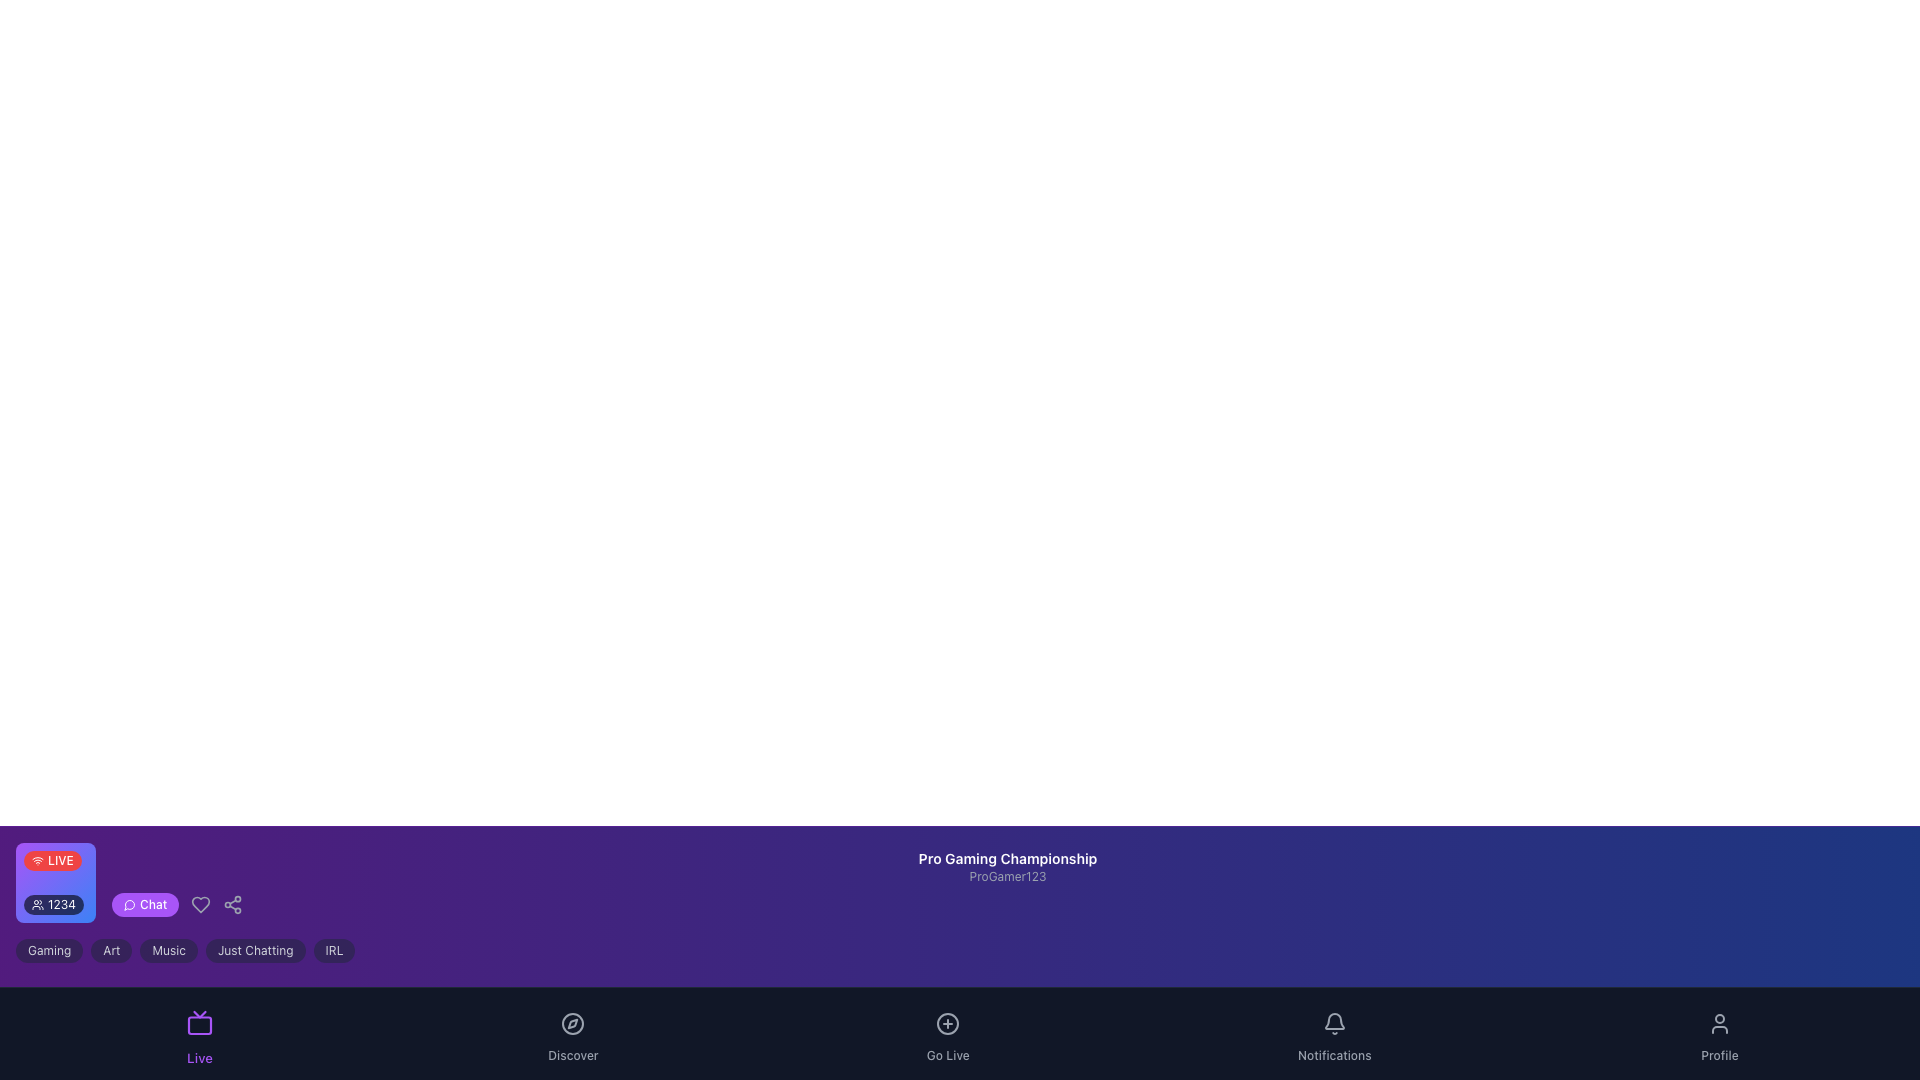  I want to click on the 'Add or Create Action' icon located in the bottom navigation bar, directly above the 'Go Live' label, so click(947, 1023).